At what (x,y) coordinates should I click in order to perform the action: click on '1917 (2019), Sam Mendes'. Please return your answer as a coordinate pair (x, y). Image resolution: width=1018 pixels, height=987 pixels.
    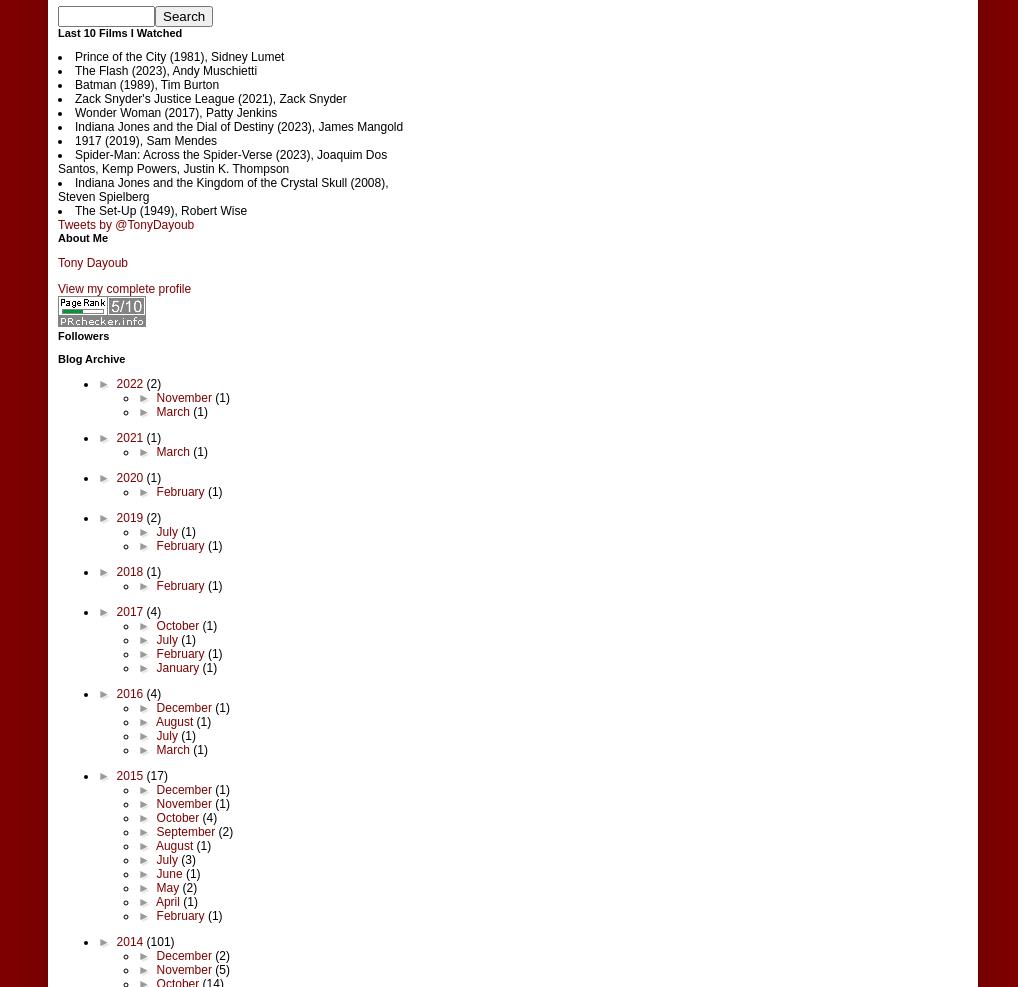
    Looking at the image, I should click on (75, 139).